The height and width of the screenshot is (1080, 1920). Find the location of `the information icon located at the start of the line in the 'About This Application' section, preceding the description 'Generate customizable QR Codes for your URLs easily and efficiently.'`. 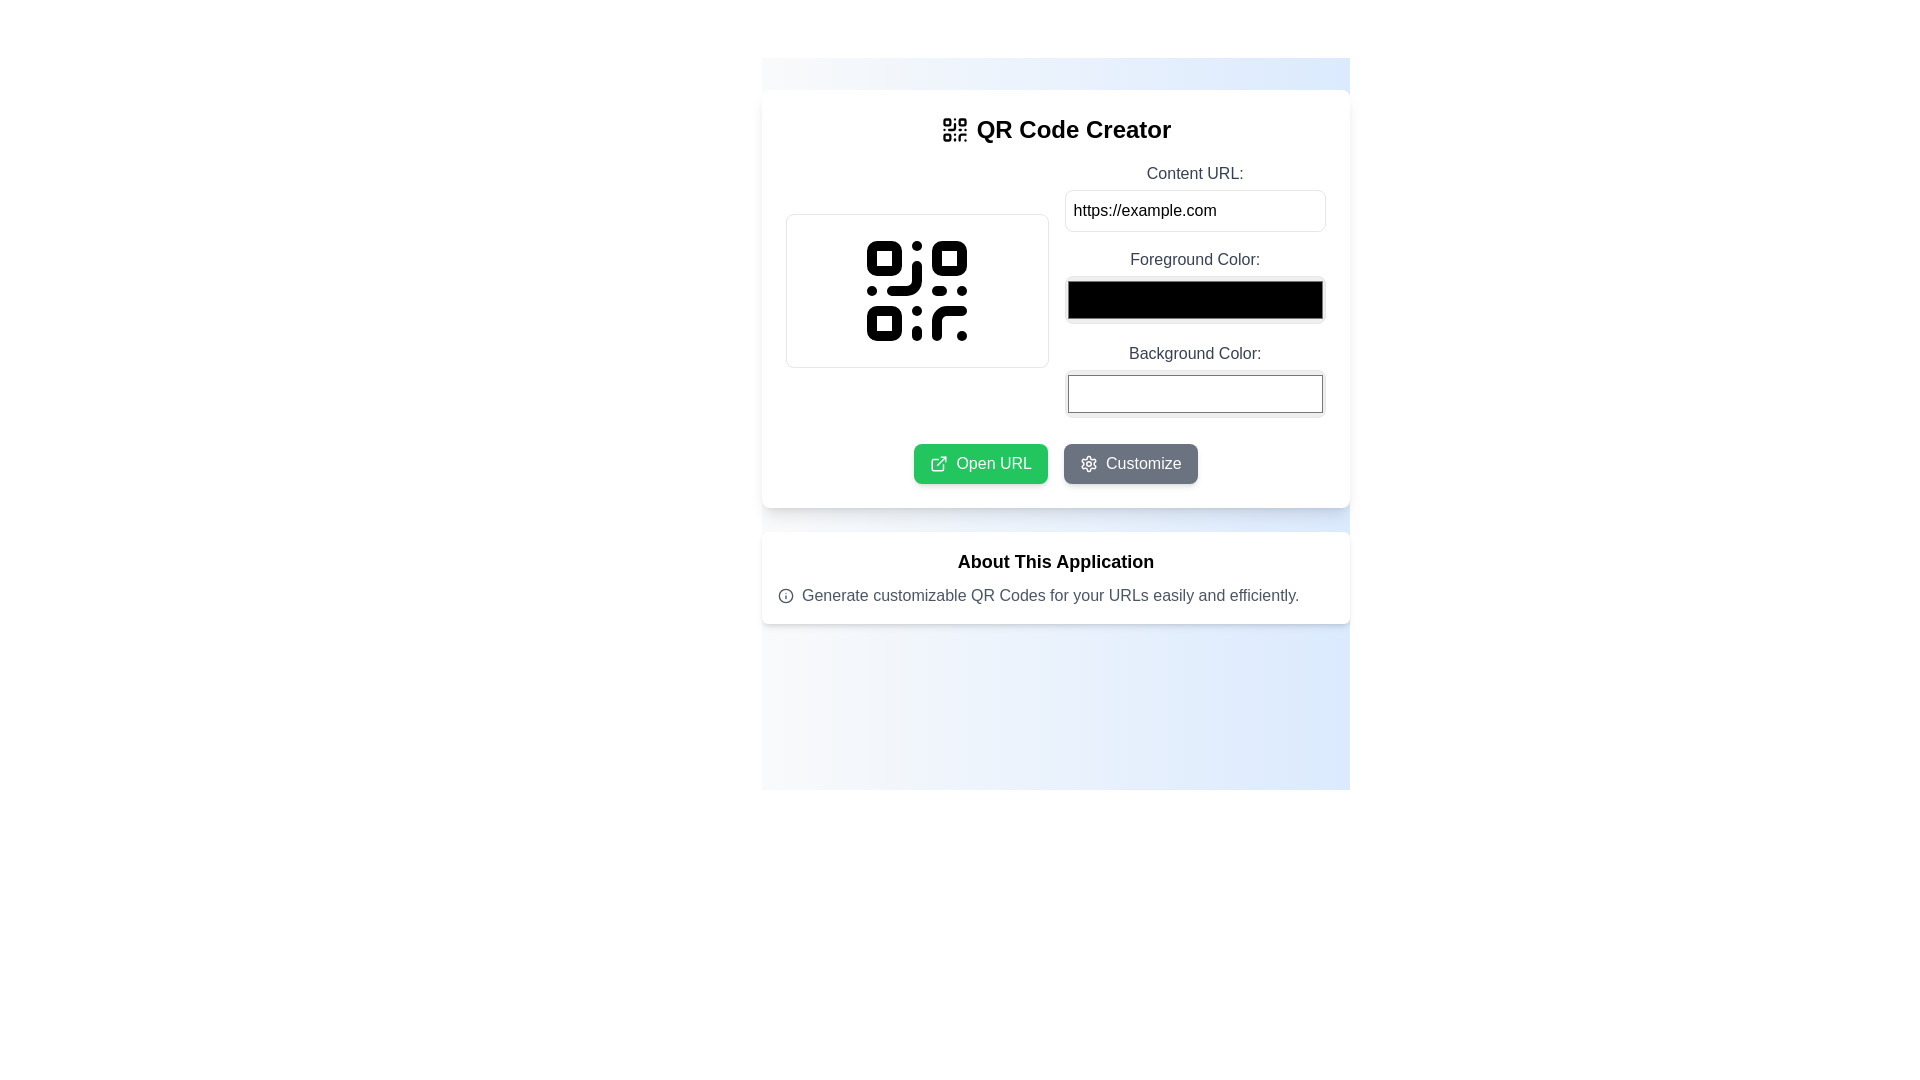

the information icon located at the start of the line in the 'About This Application' section, preceding the description 'Generate customizable QR Codes for your URLs easily and efficiently.' is located at coordinates (785, 595).